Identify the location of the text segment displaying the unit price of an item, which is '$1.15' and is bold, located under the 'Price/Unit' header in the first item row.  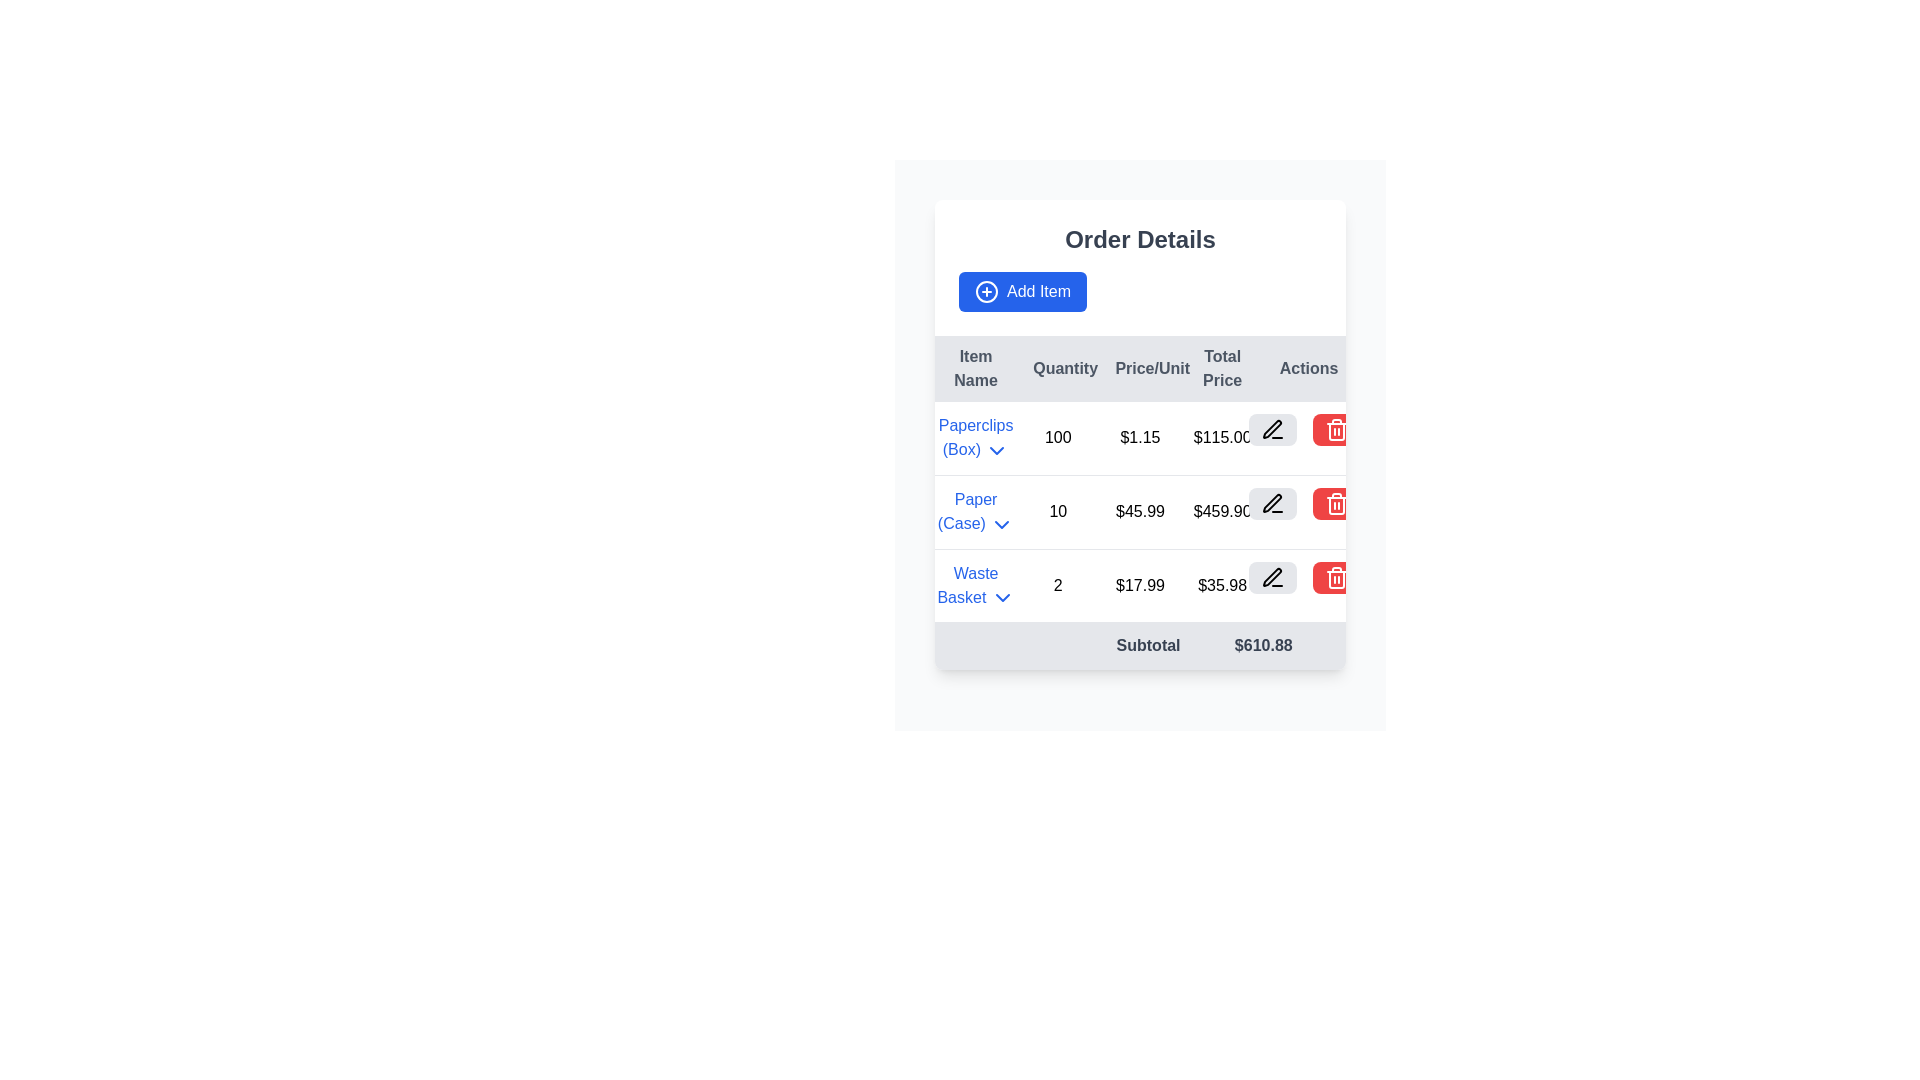
(1140, 437).